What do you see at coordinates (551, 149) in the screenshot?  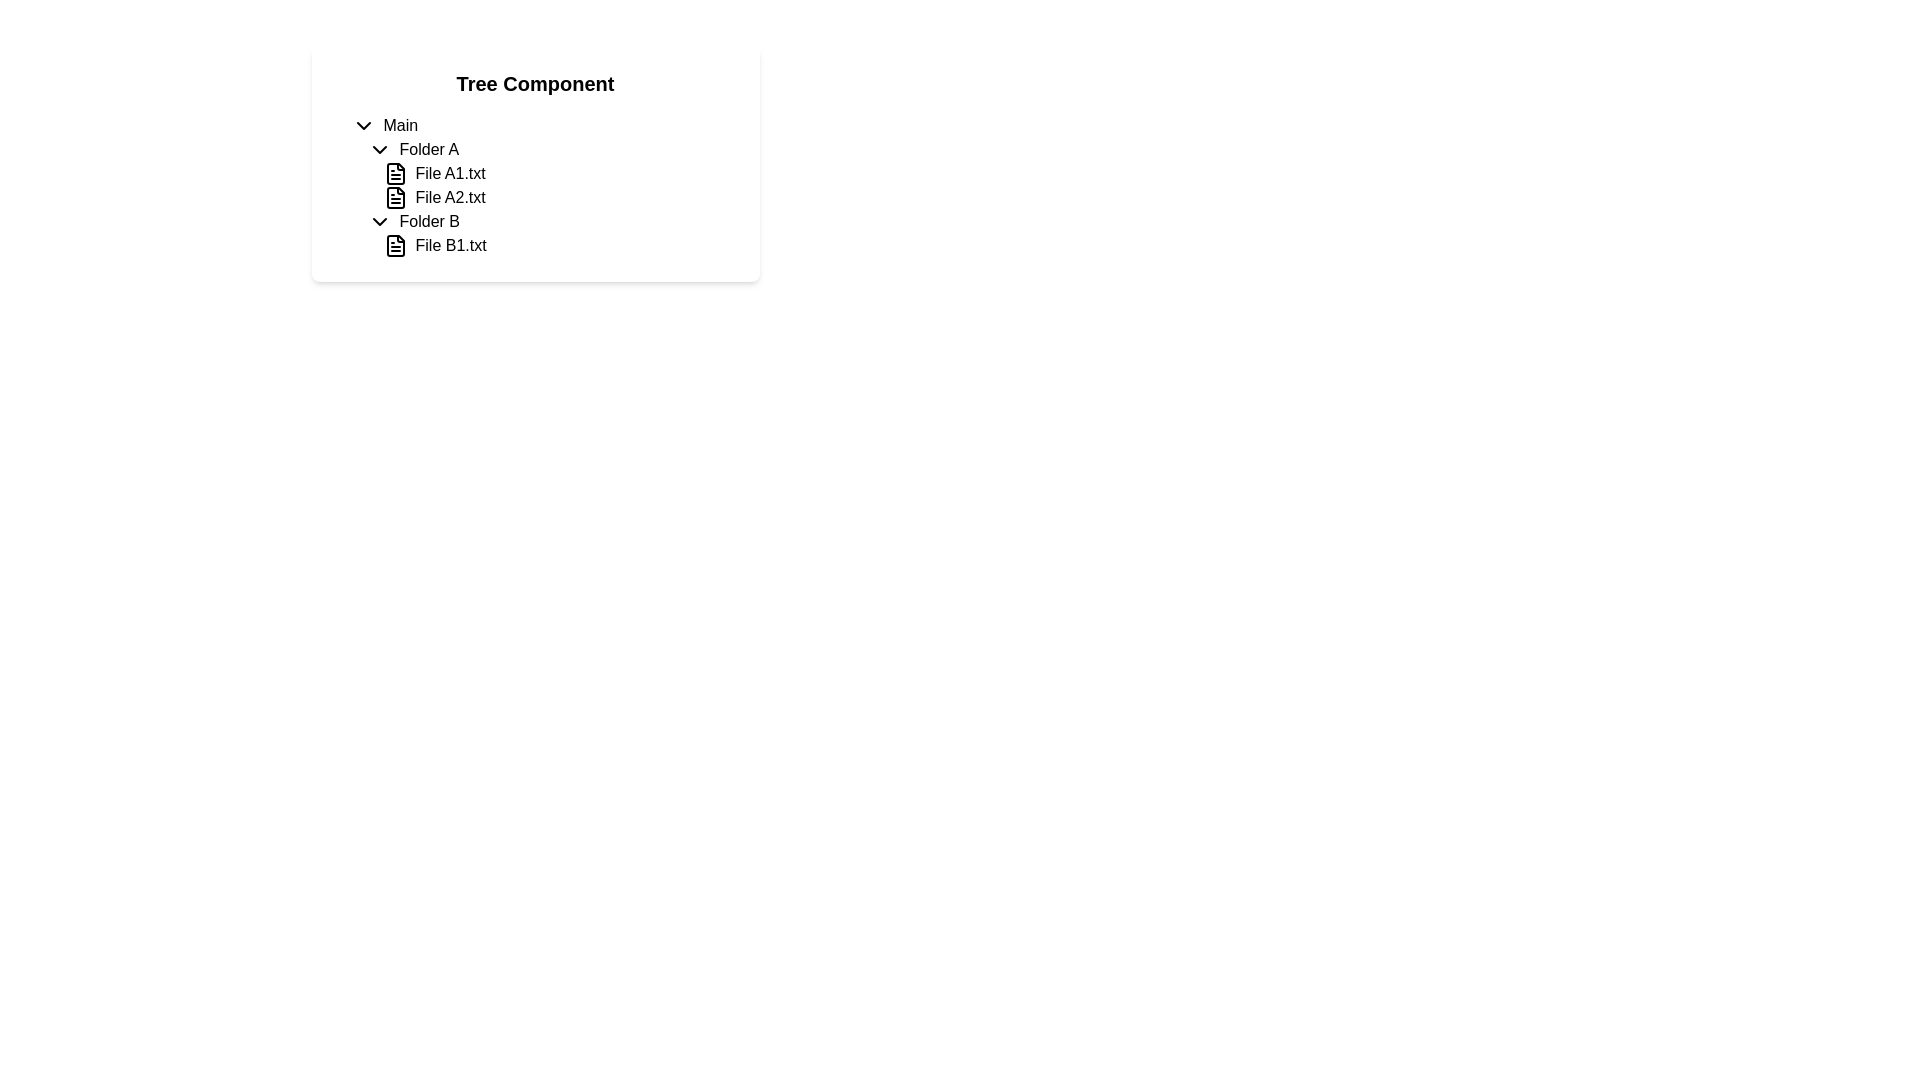 I see `the collapsible tree-view node representing a folder` at bounding box center [551, 149].